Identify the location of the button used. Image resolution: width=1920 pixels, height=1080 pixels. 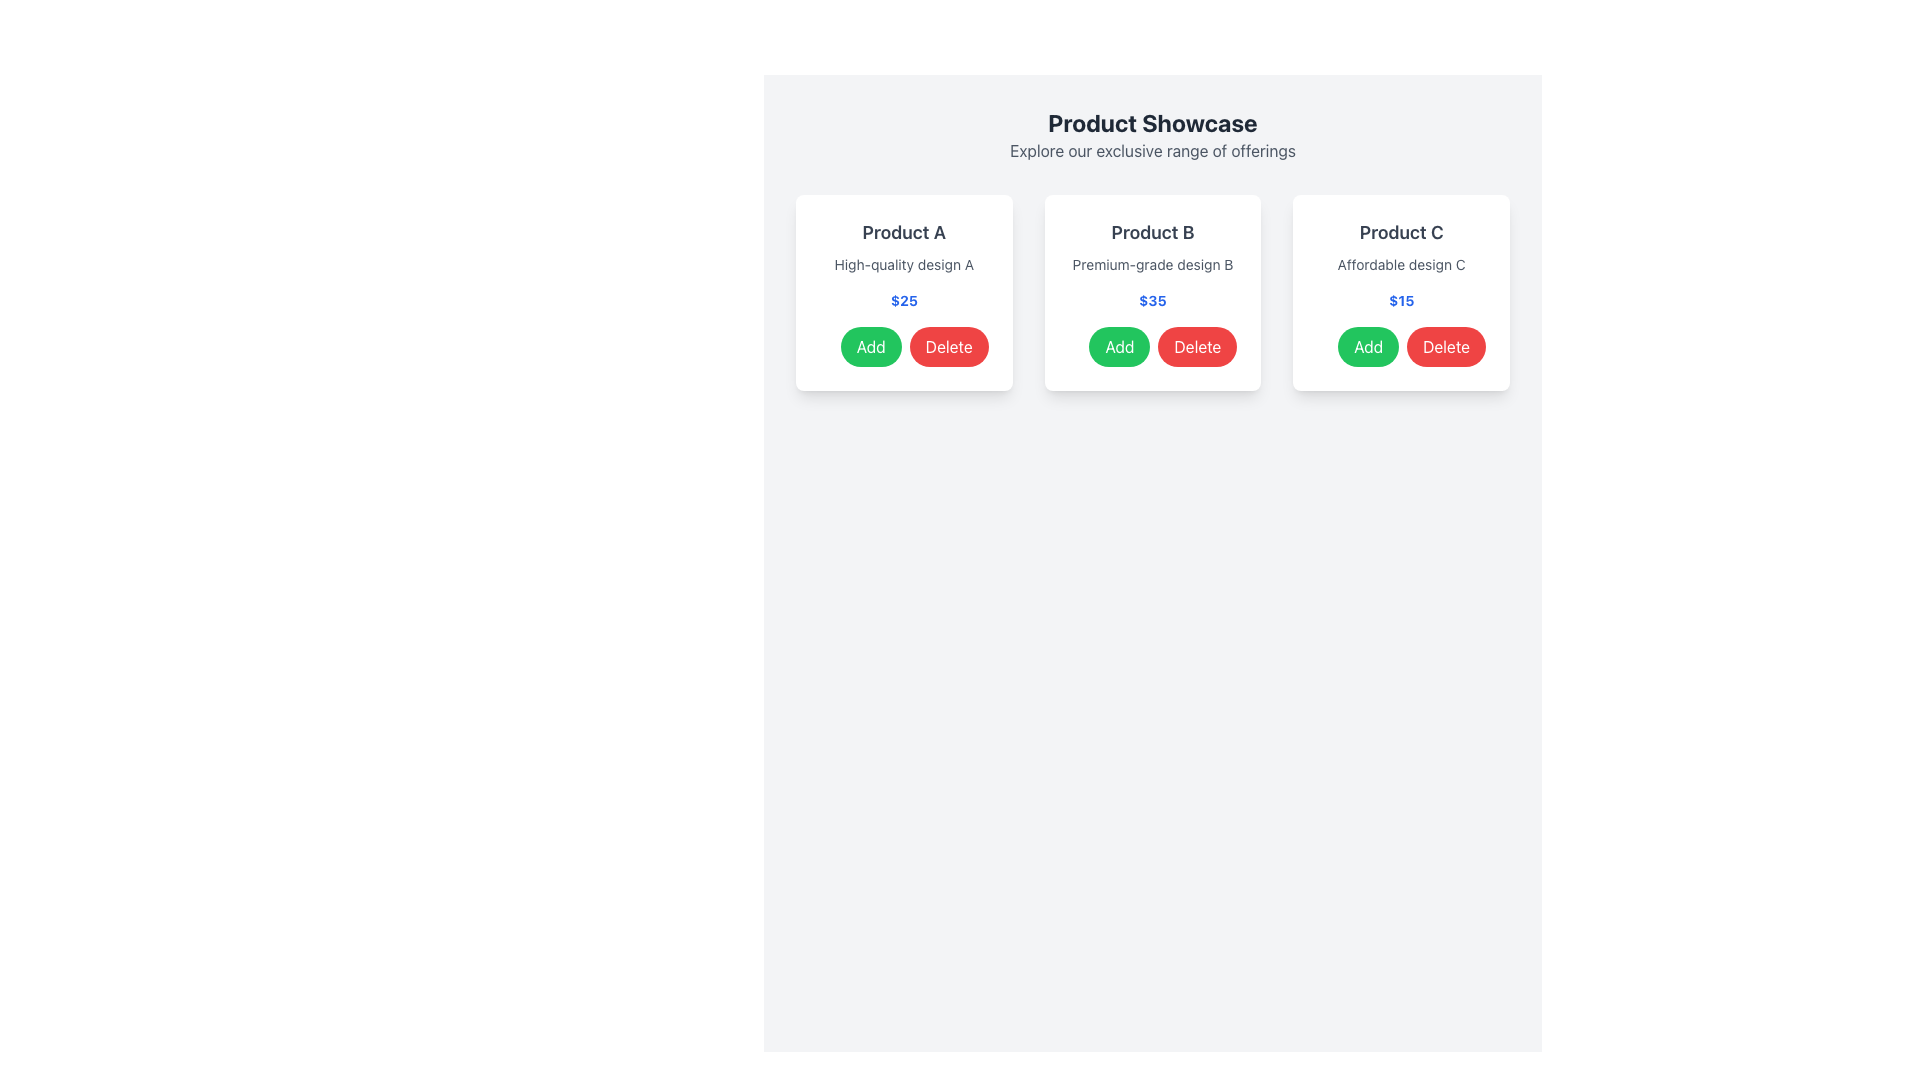
(871, 346).